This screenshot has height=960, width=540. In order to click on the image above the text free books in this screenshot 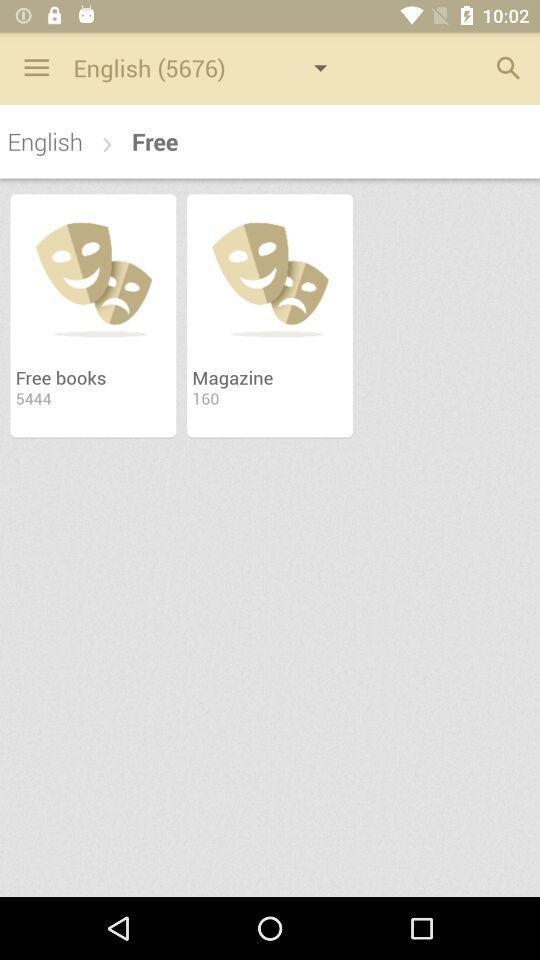, I will do `click(92, 275)`.